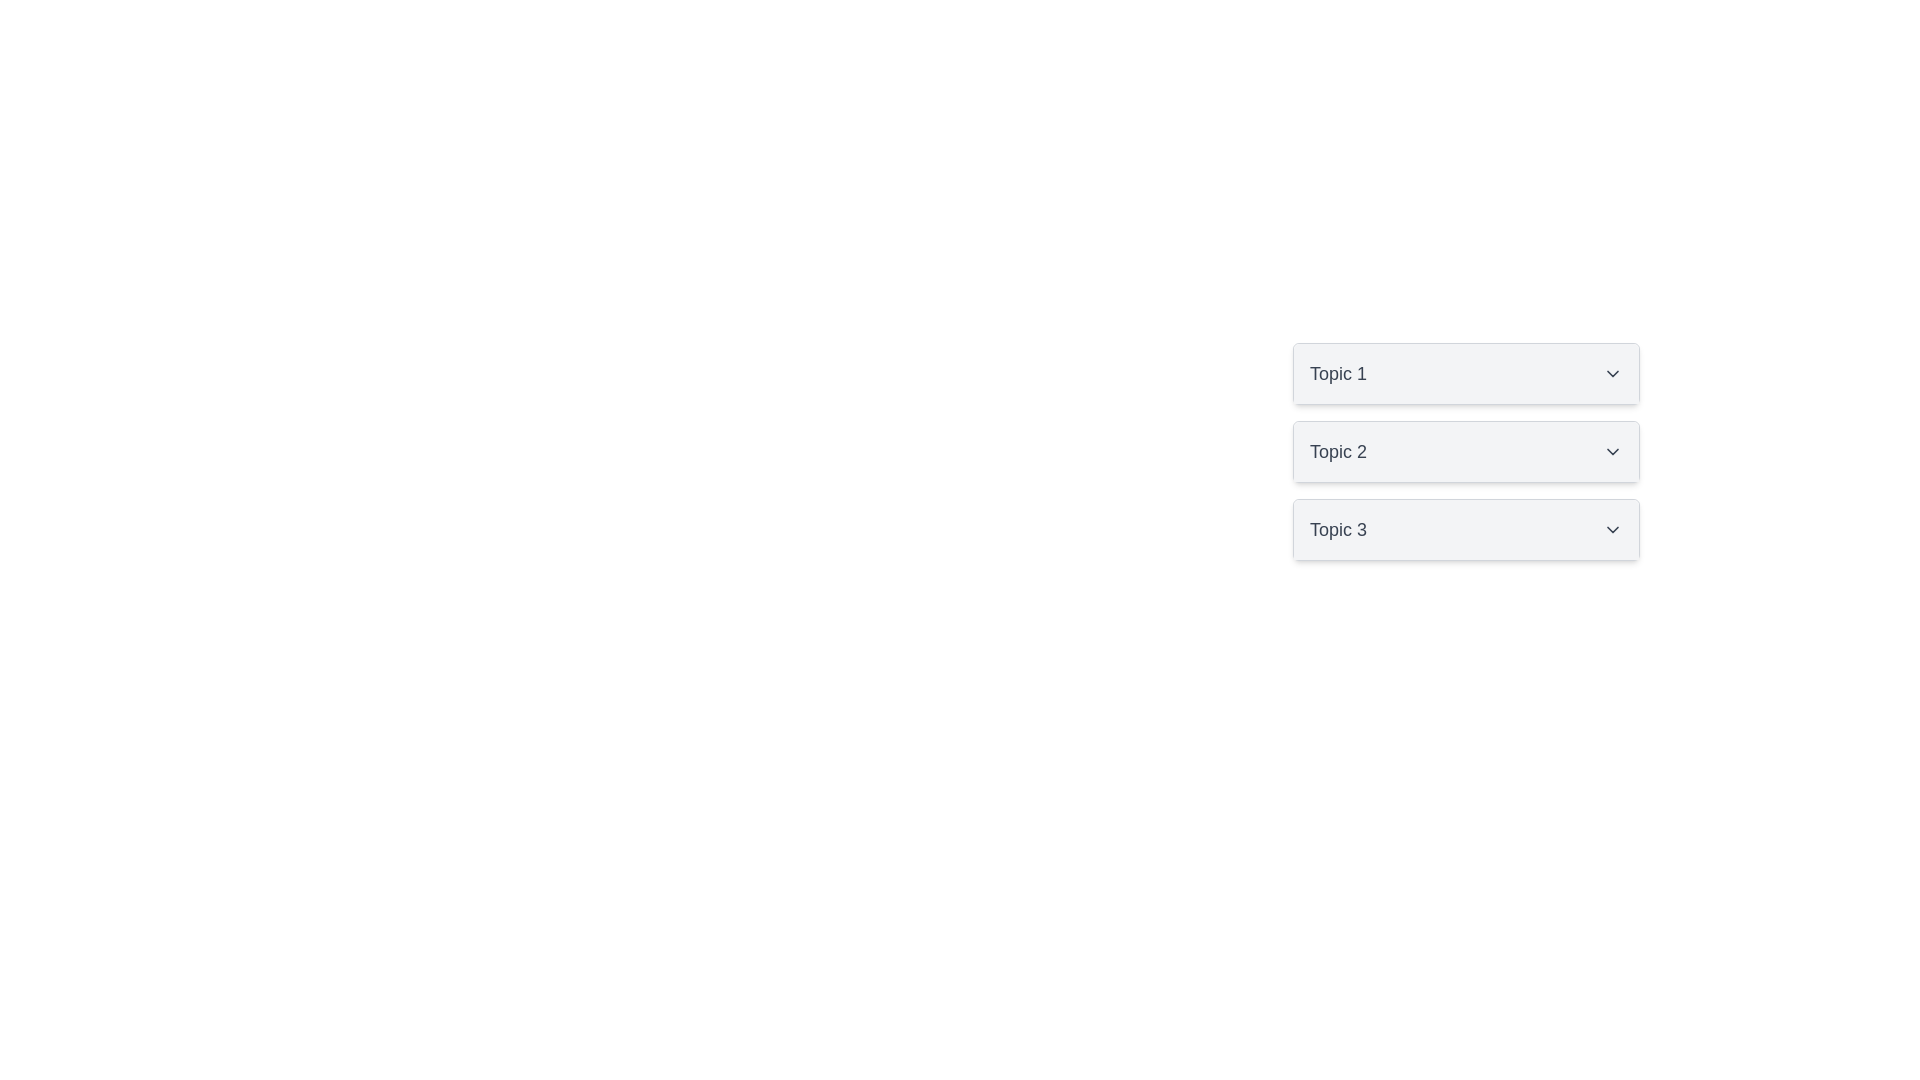  I want to click on the SVG icon representing a chevron-down symbol located to the right of the text 'Topic 1' within the first dropdown component, so click(1612, 374).